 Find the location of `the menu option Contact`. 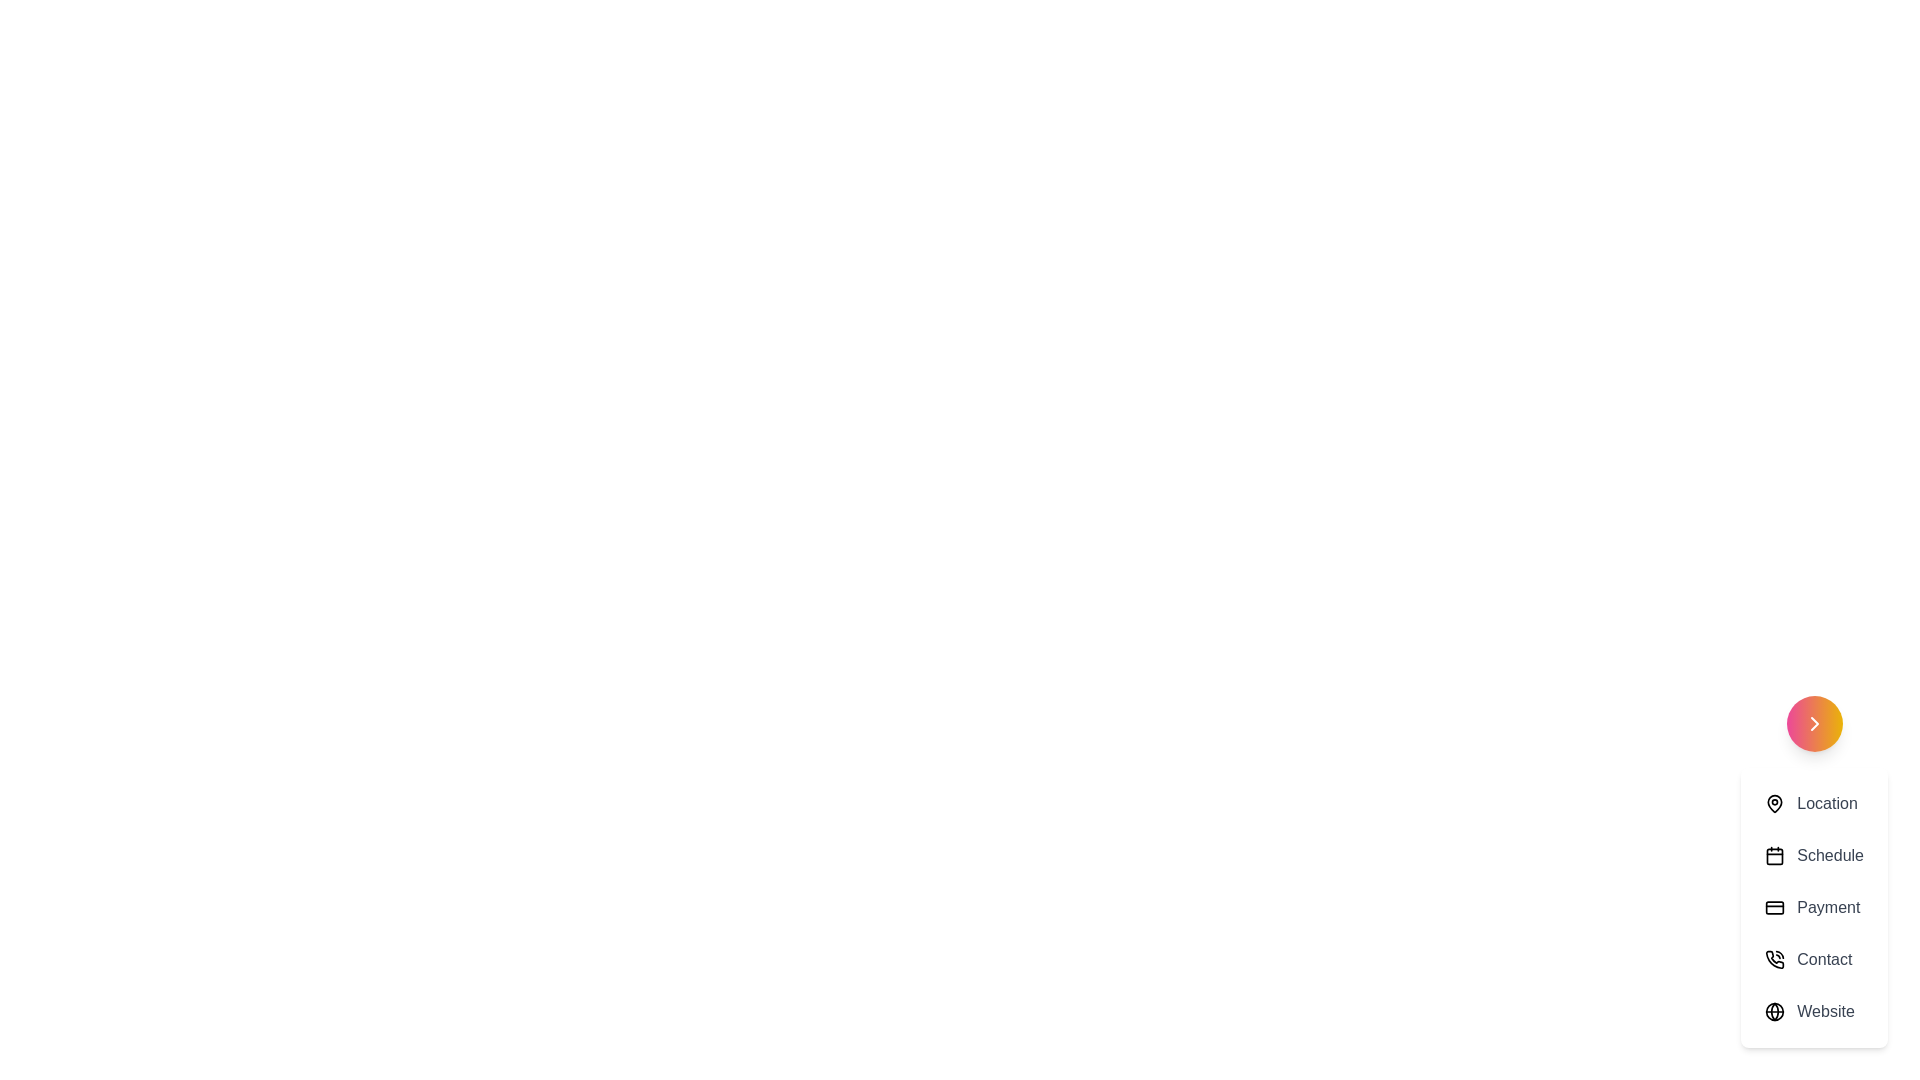

the menu option Contact is located at coordinates (1814, 959).